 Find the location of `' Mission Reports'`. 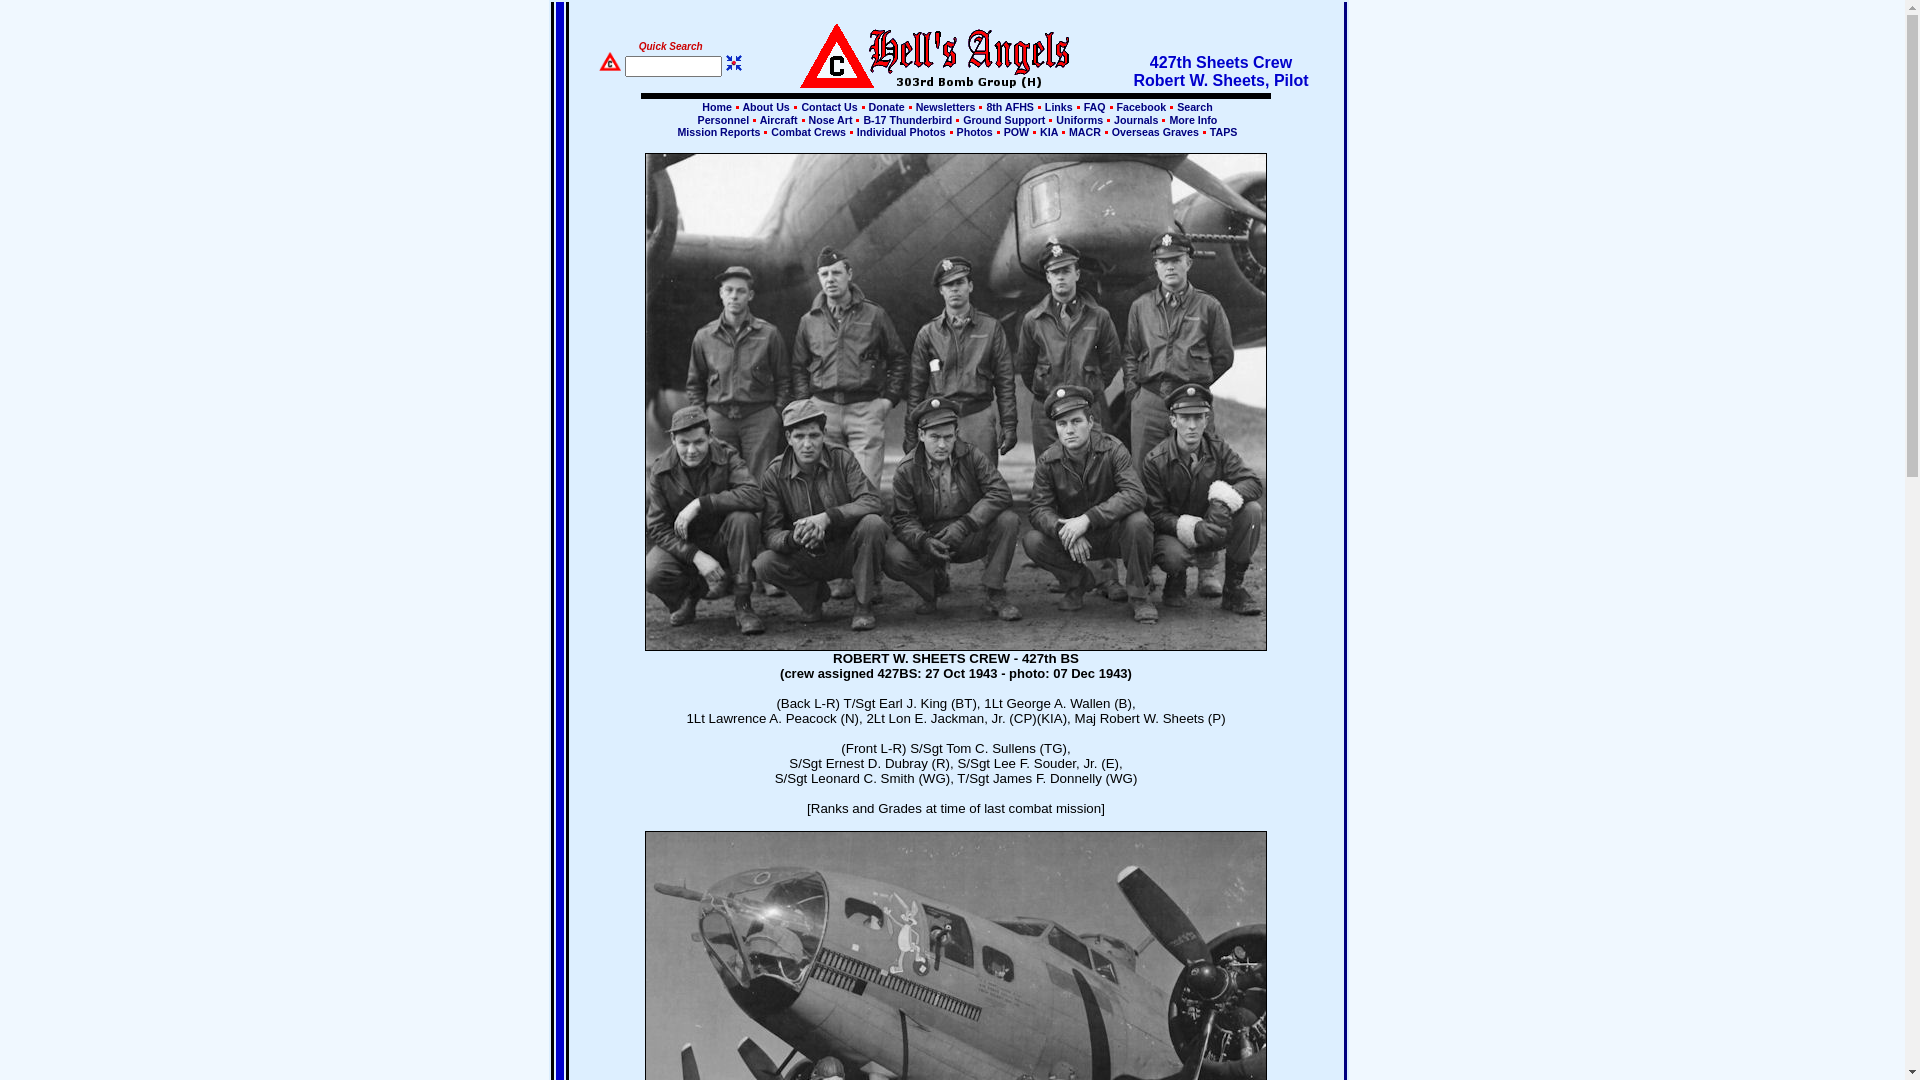

' Mission Reports' is located at coordinates (719, 131).